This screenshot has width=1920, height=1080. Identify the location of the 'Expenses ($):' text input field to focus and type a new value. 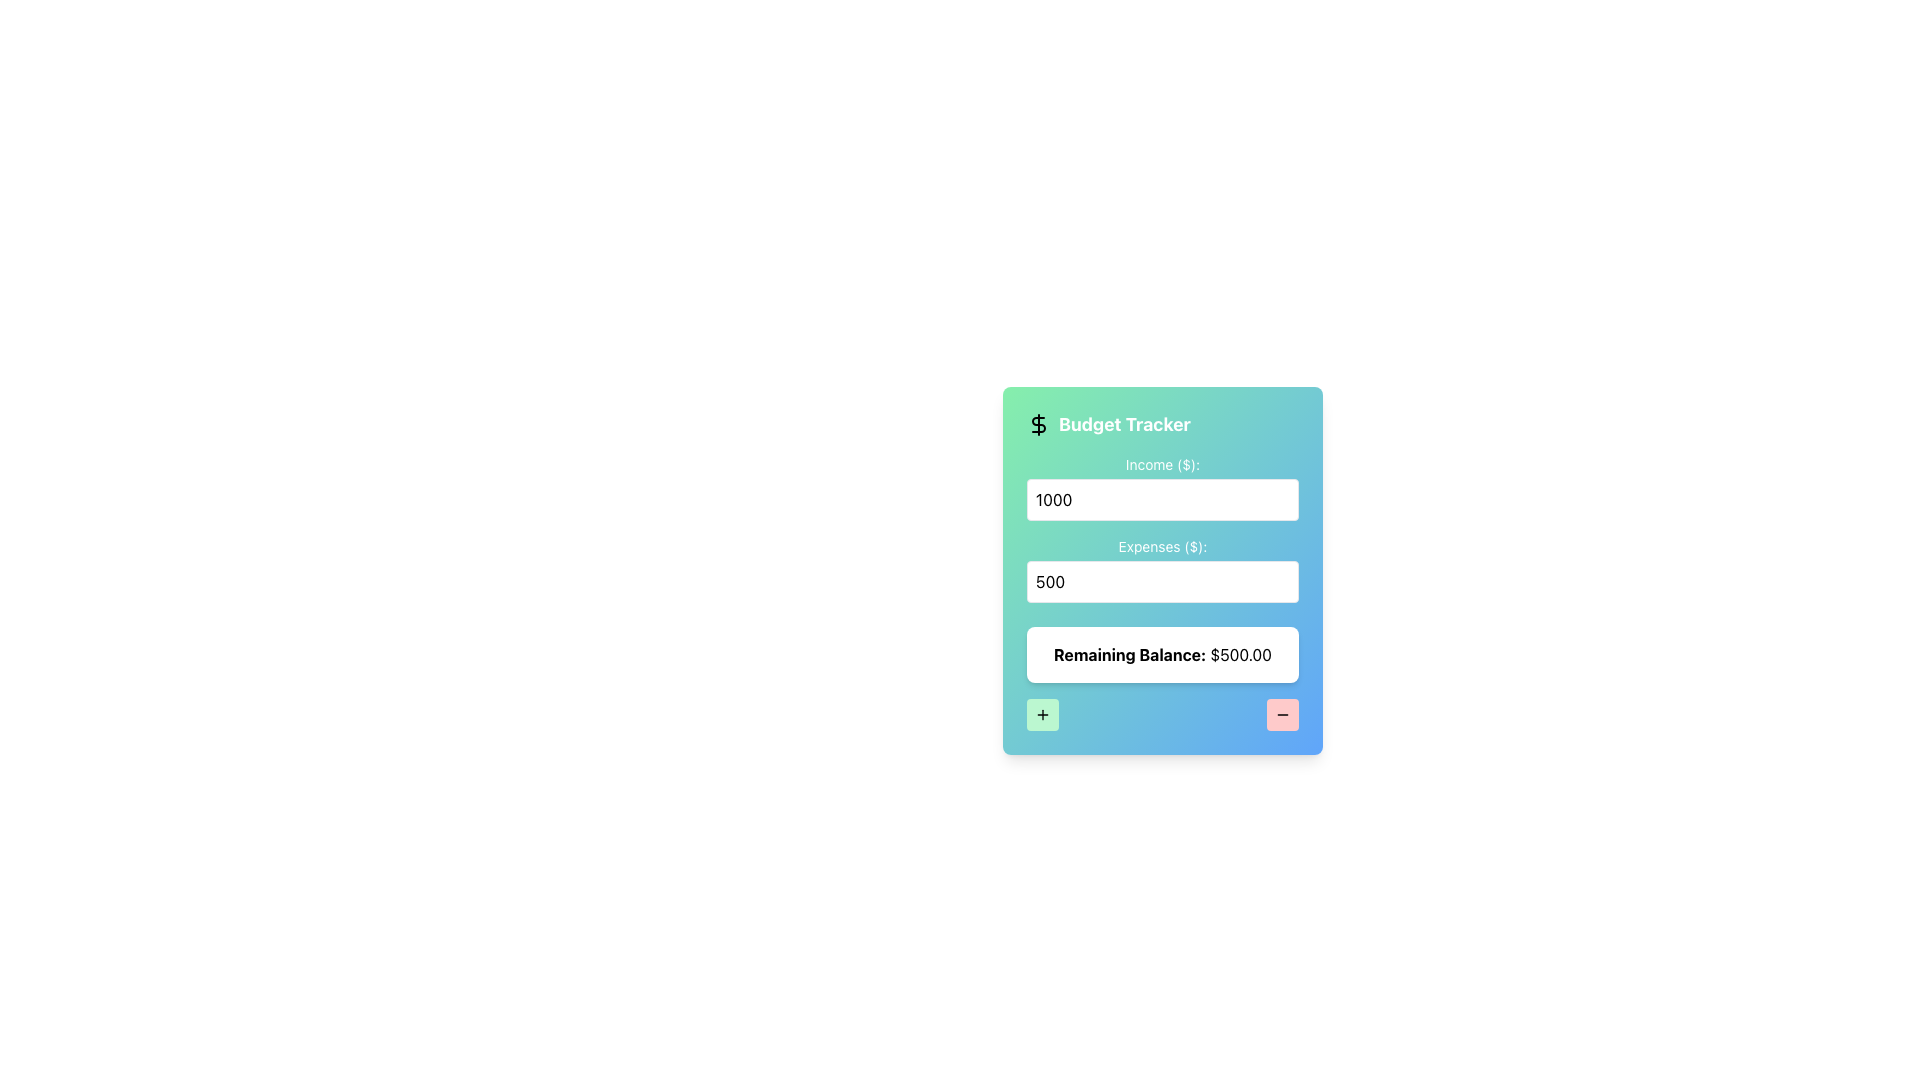
(1162, 570).